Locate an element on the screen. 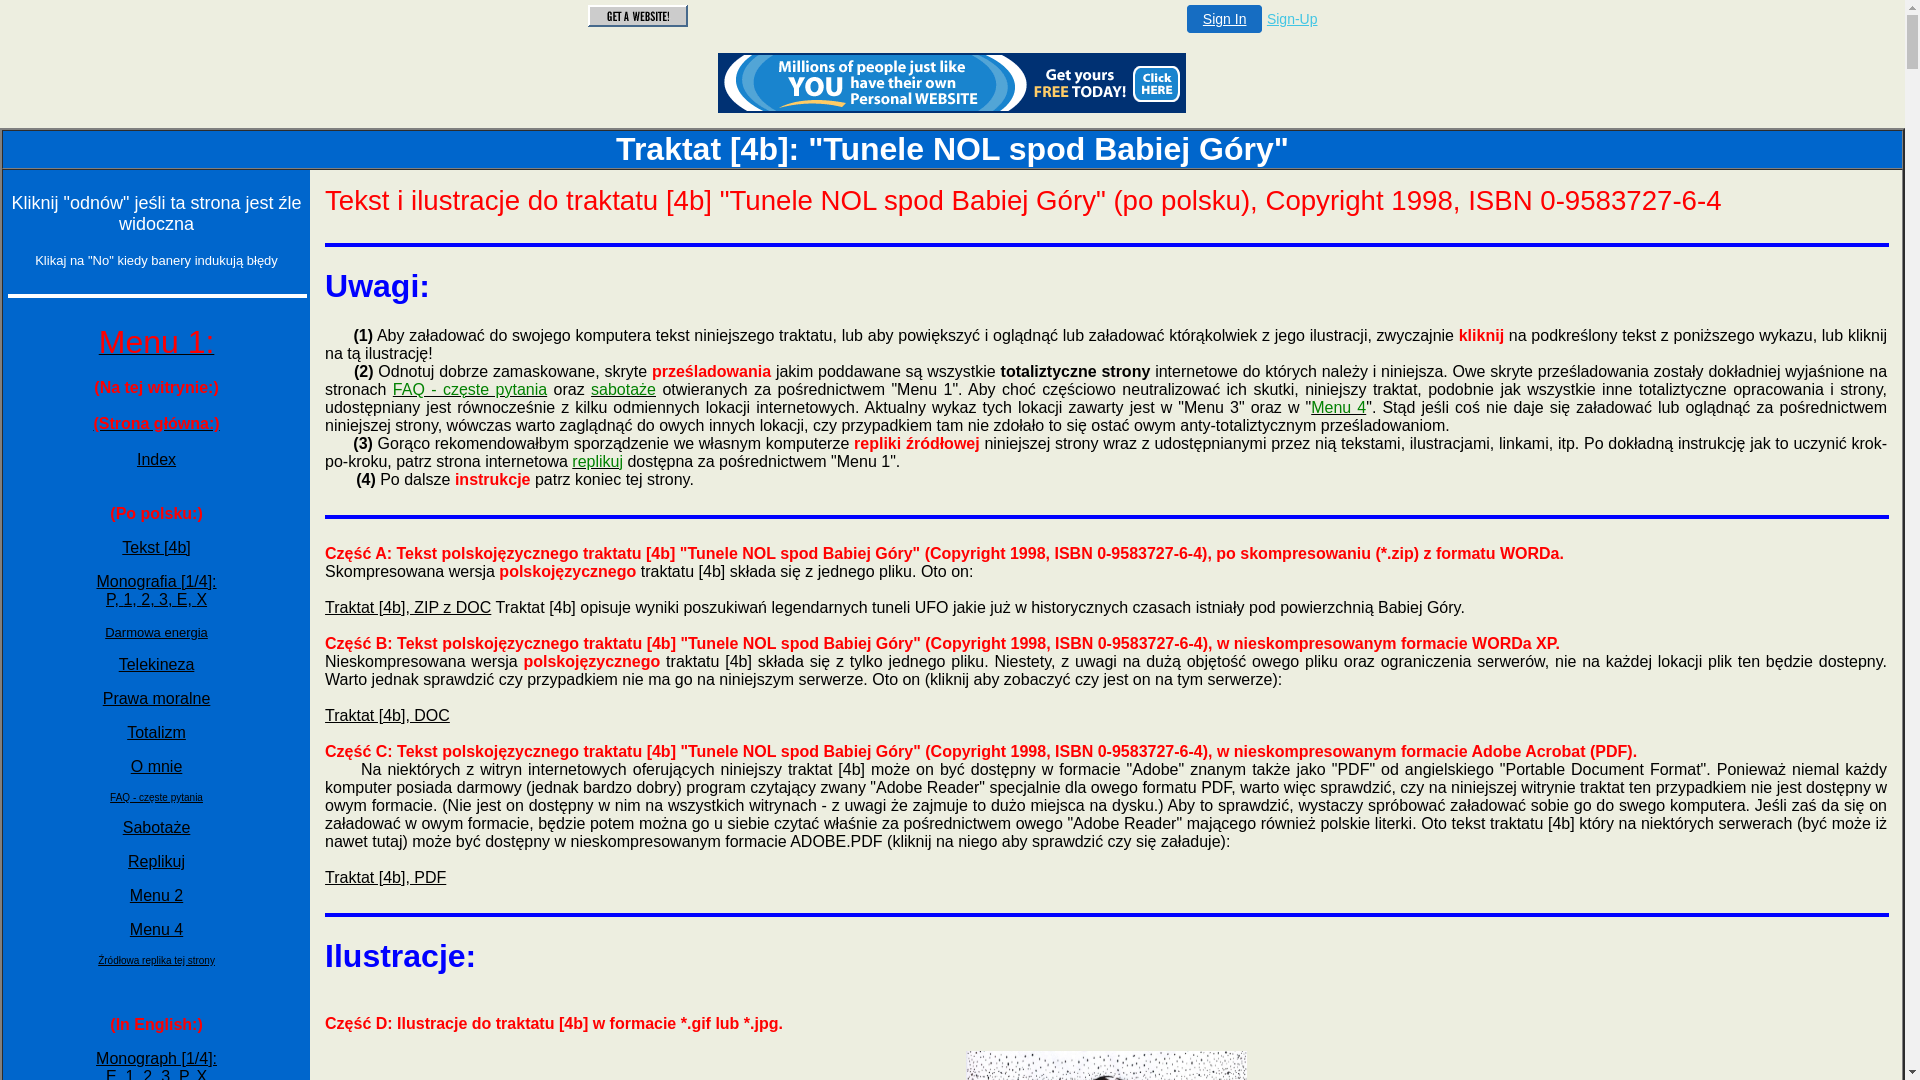  'replikuj' is located at coordinates (596, 461).